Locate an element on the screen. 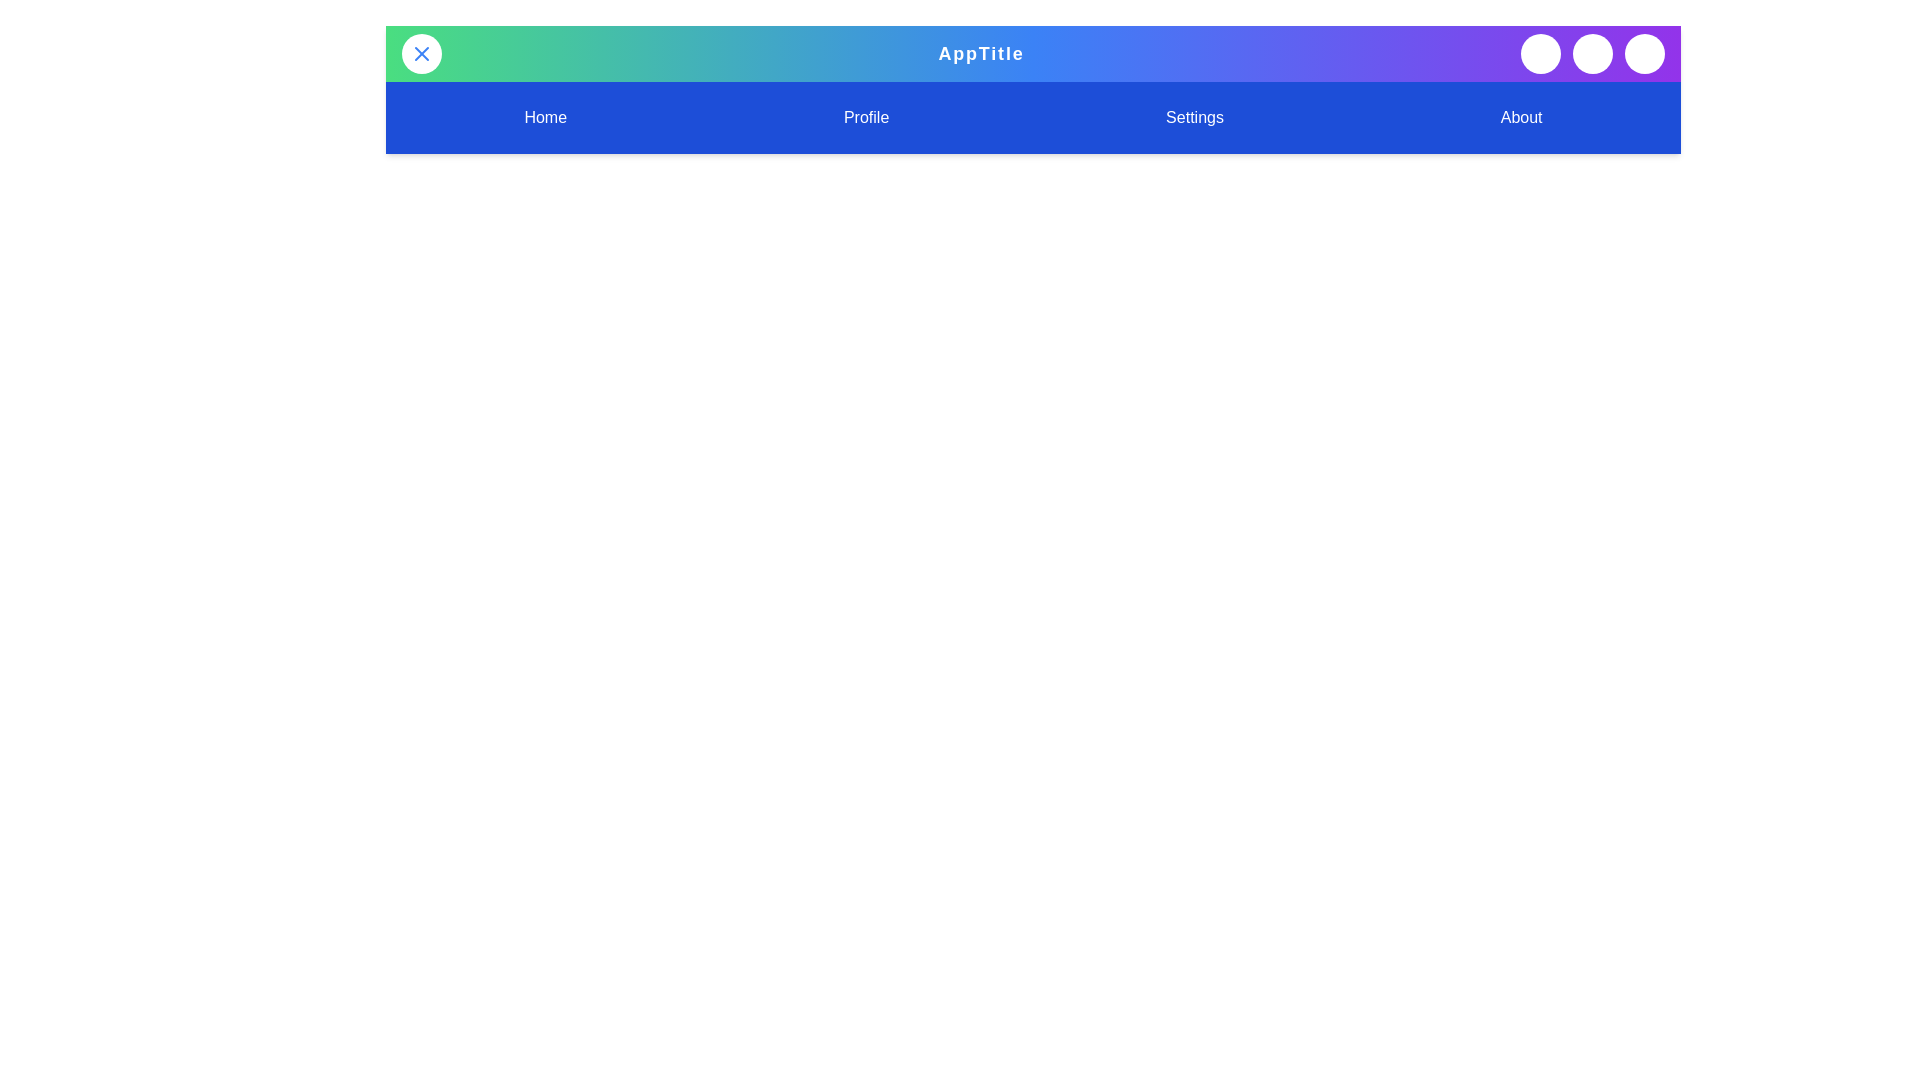 Image resolution: width=1920 pixels, height=1080 pixels. the 'About' navigation item is located at coordinates (1520, 118).